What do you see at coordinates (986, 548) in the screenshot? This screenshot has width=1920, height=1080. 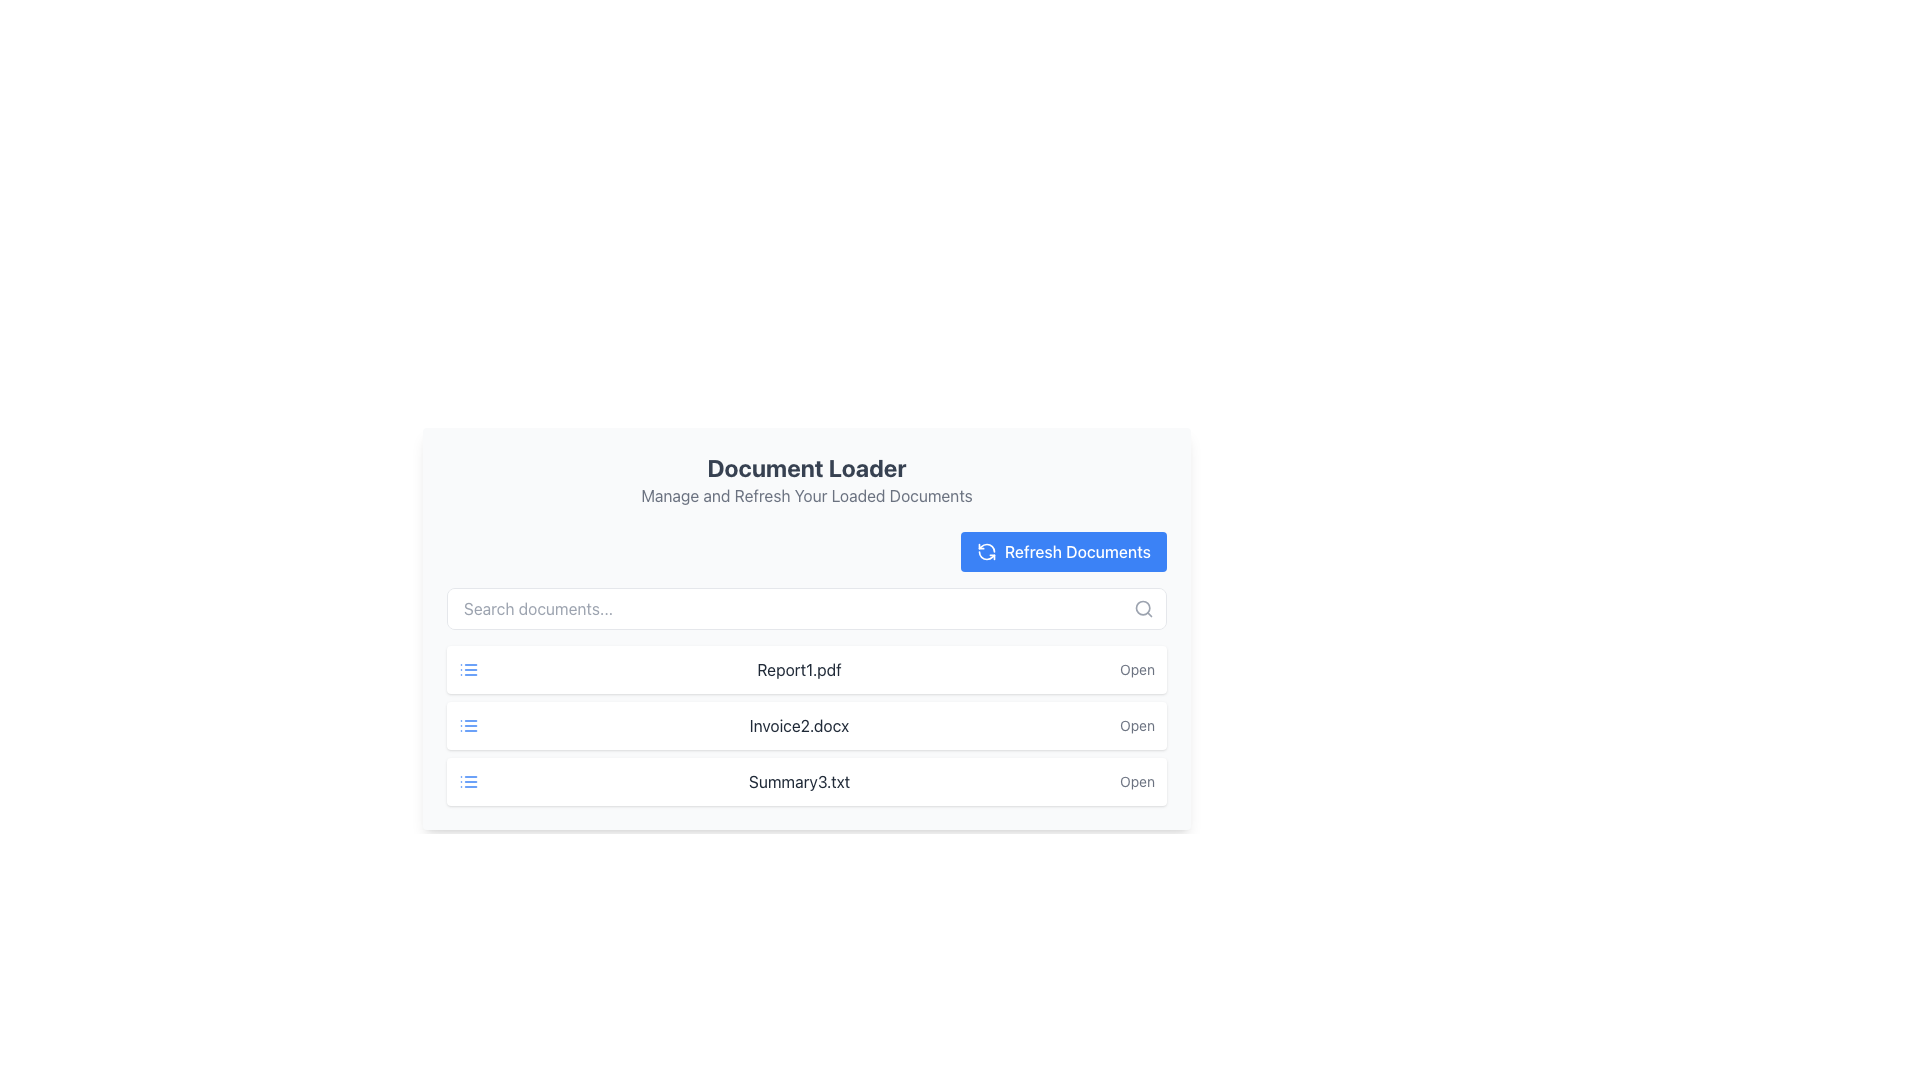 I see `the top-left arc segment of the circular arrow icon, which represents the refresh function, located to the right of the 'Refresh Documents' button` at bounding box center [986, 548].